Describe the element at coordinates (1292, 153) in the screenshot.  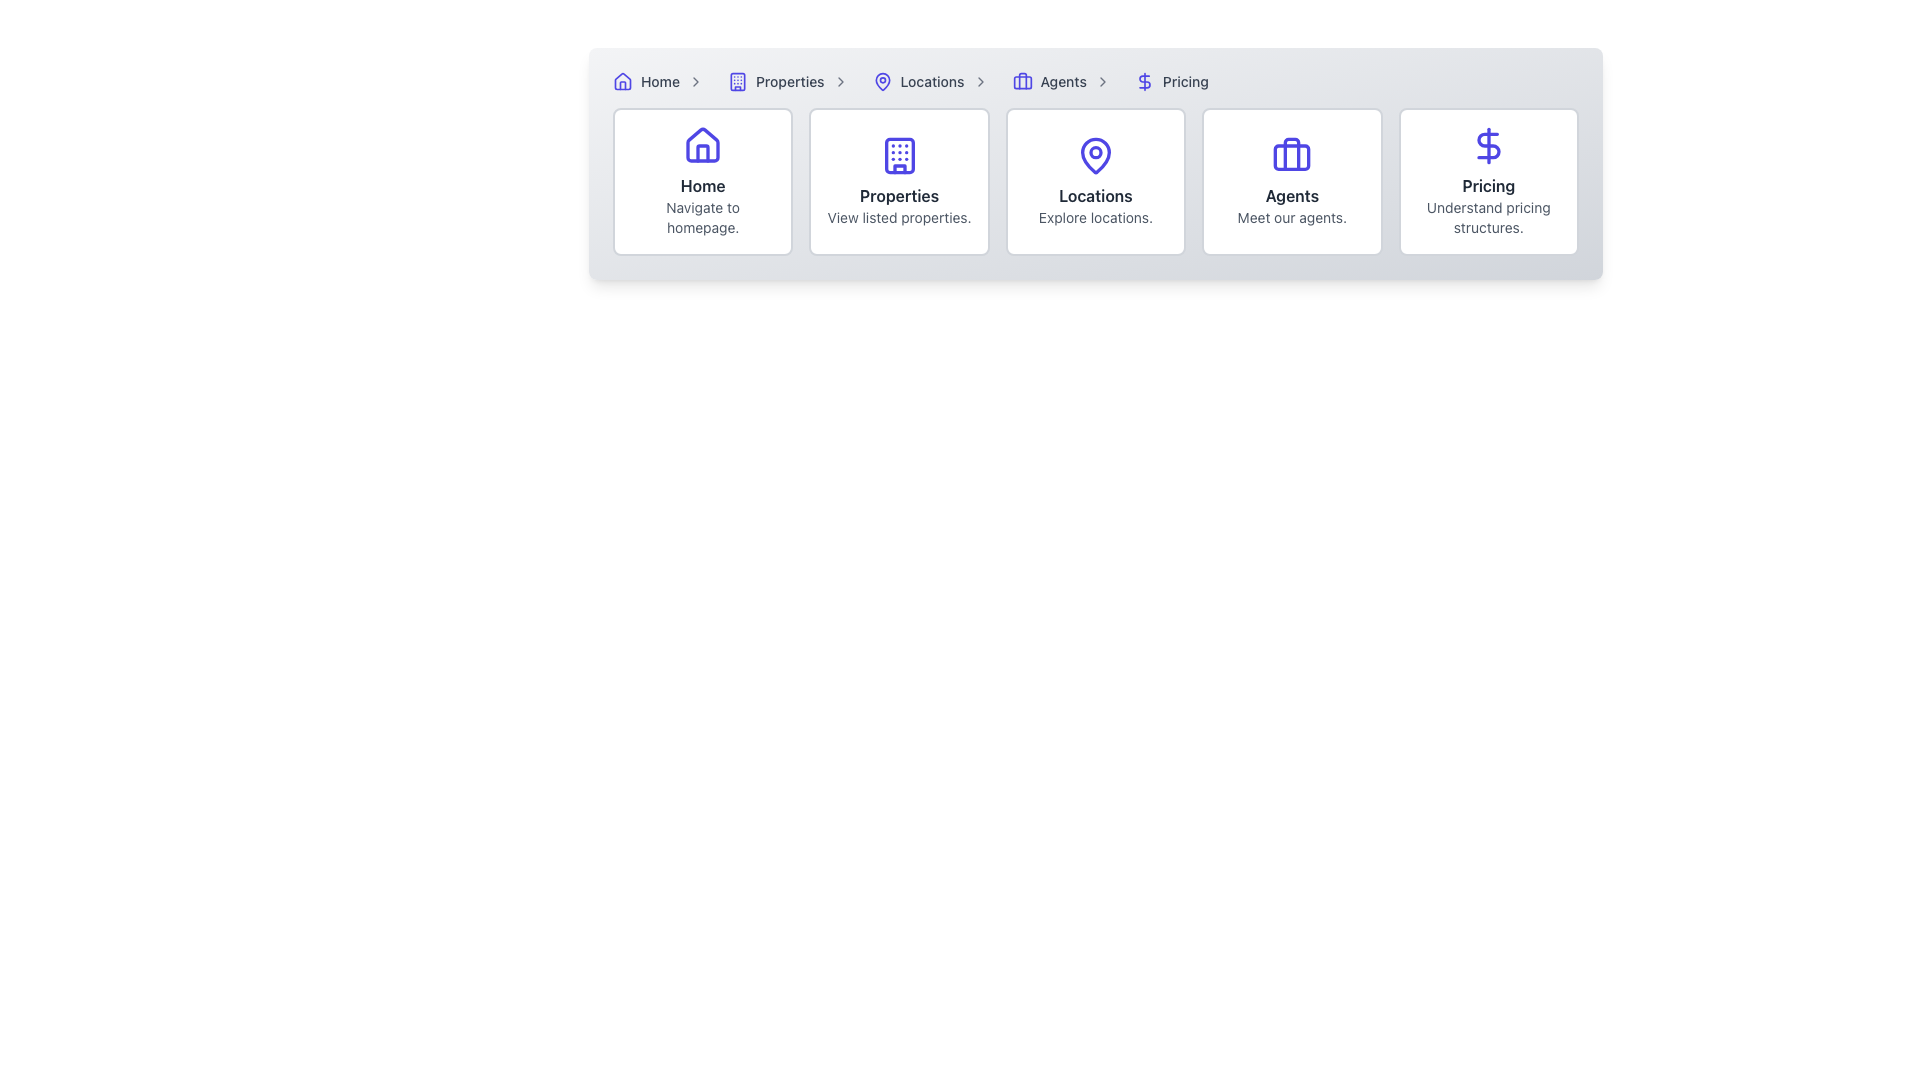
I see `the decorative icon component of the briefcase located centrally within the 'Agents' clickable card` at that location.